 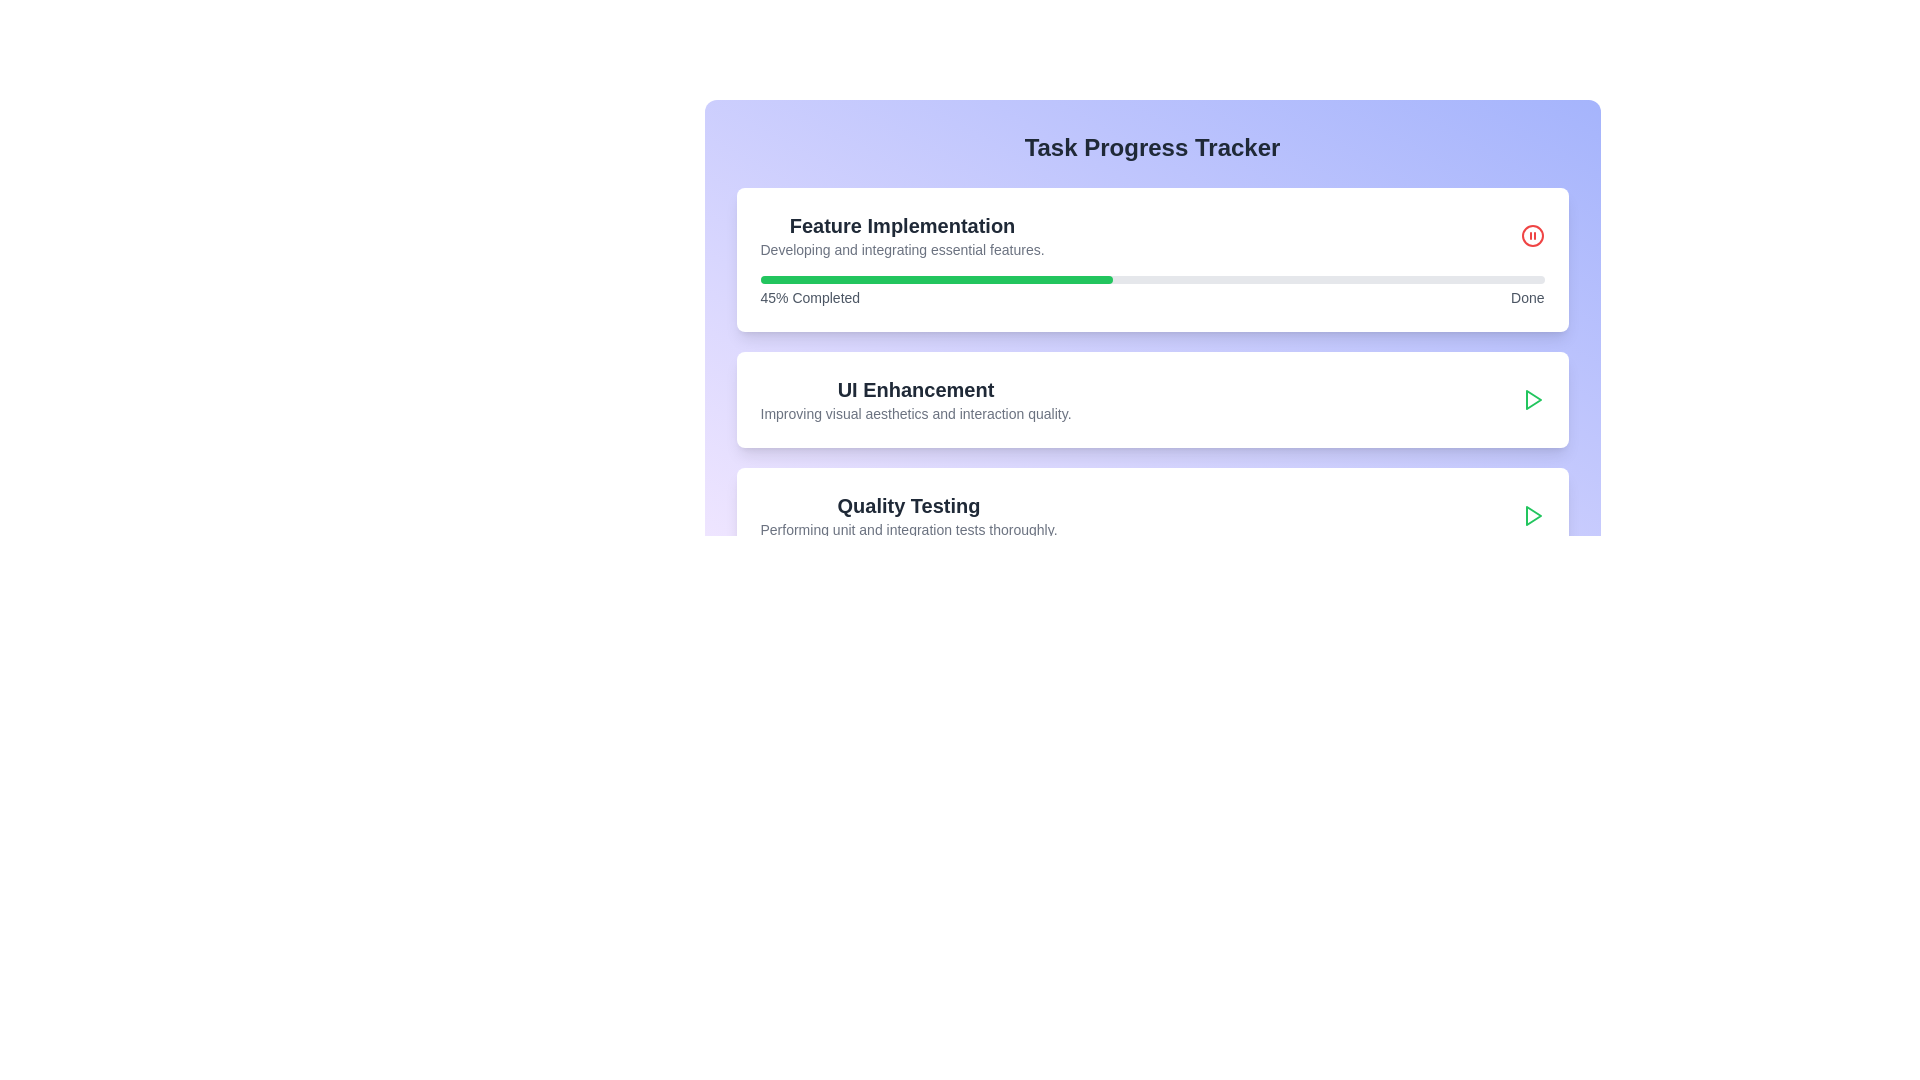 I want to click on the text element reading 'UI Enhancement', which is styled in a large, bold sans-serif font and is dark gray in color, positioned between the 'Feature Implementation' and 'Quality Testing' sections, so click(x=915, y=389).